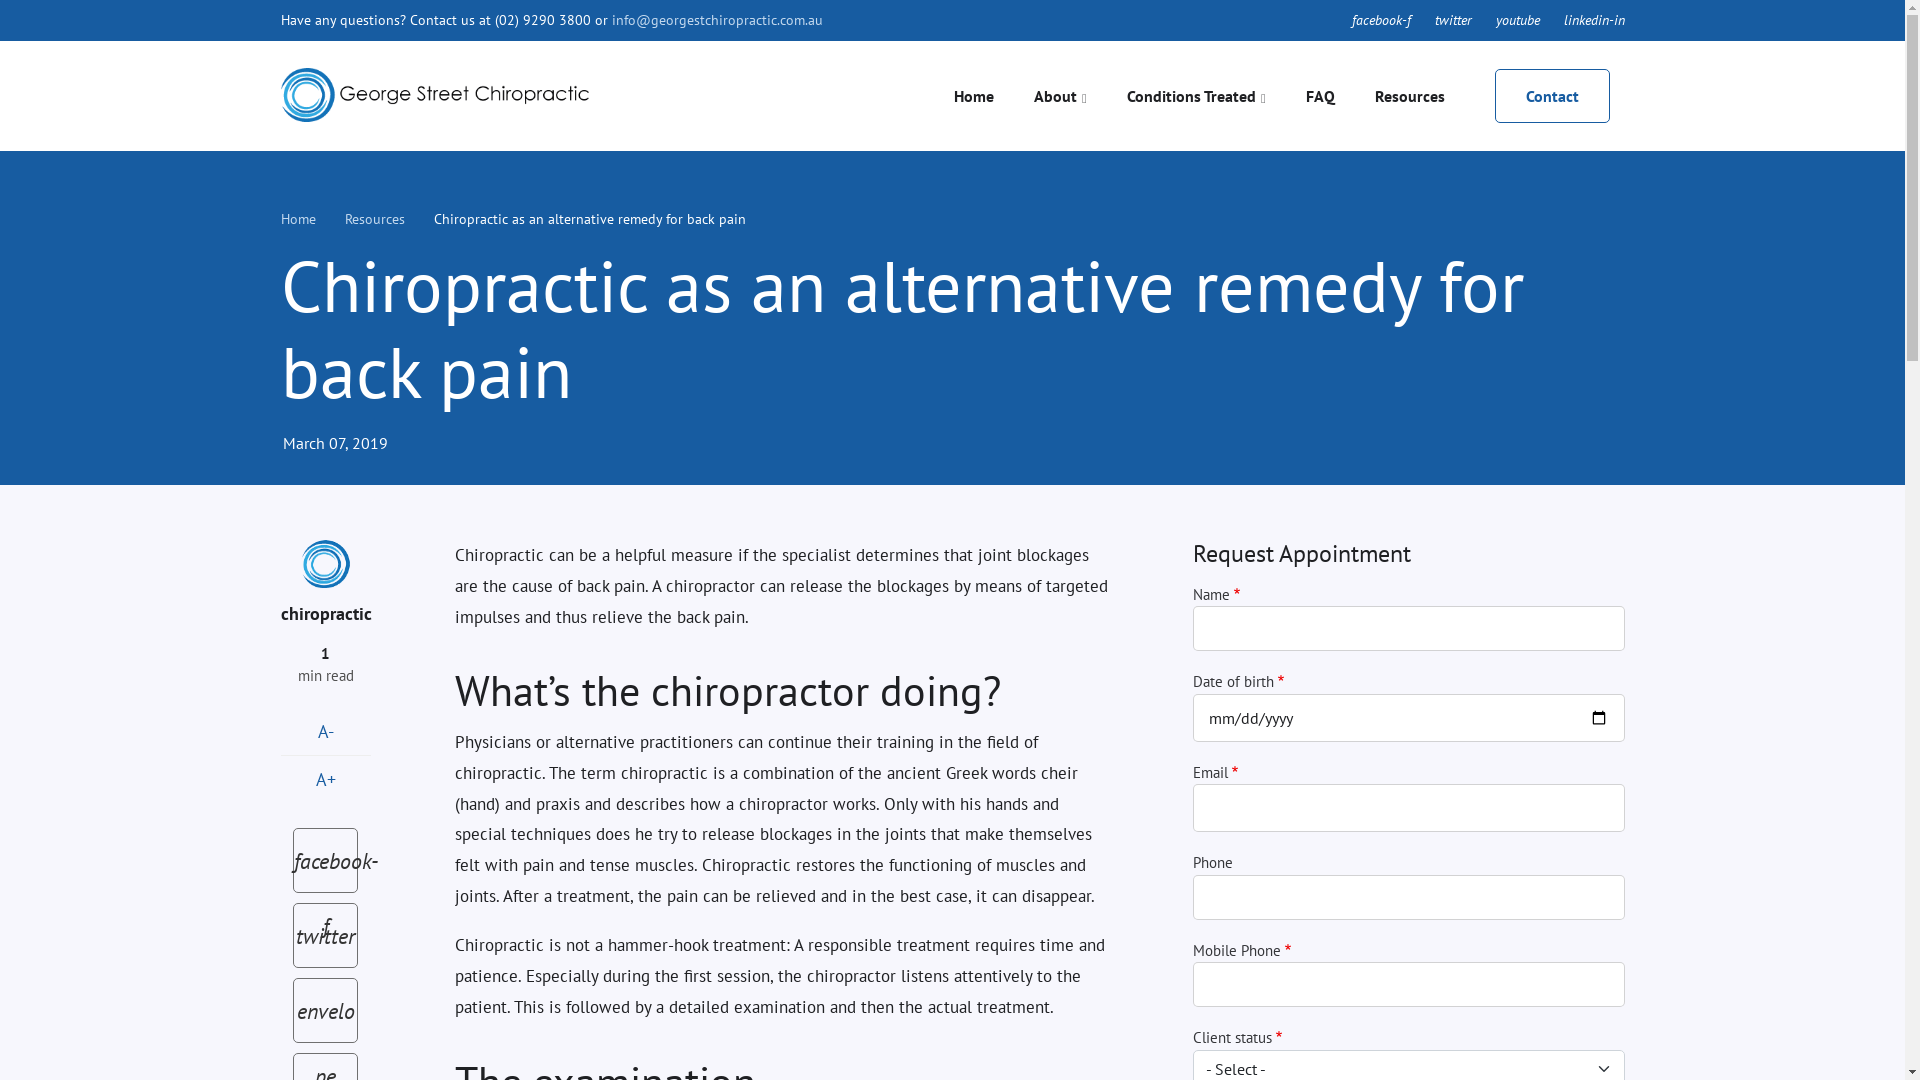 The width and height of the screenshot is (1920, 1080). I want to click on 'info@georgestchiropractic.com.au', so click(717, 19).